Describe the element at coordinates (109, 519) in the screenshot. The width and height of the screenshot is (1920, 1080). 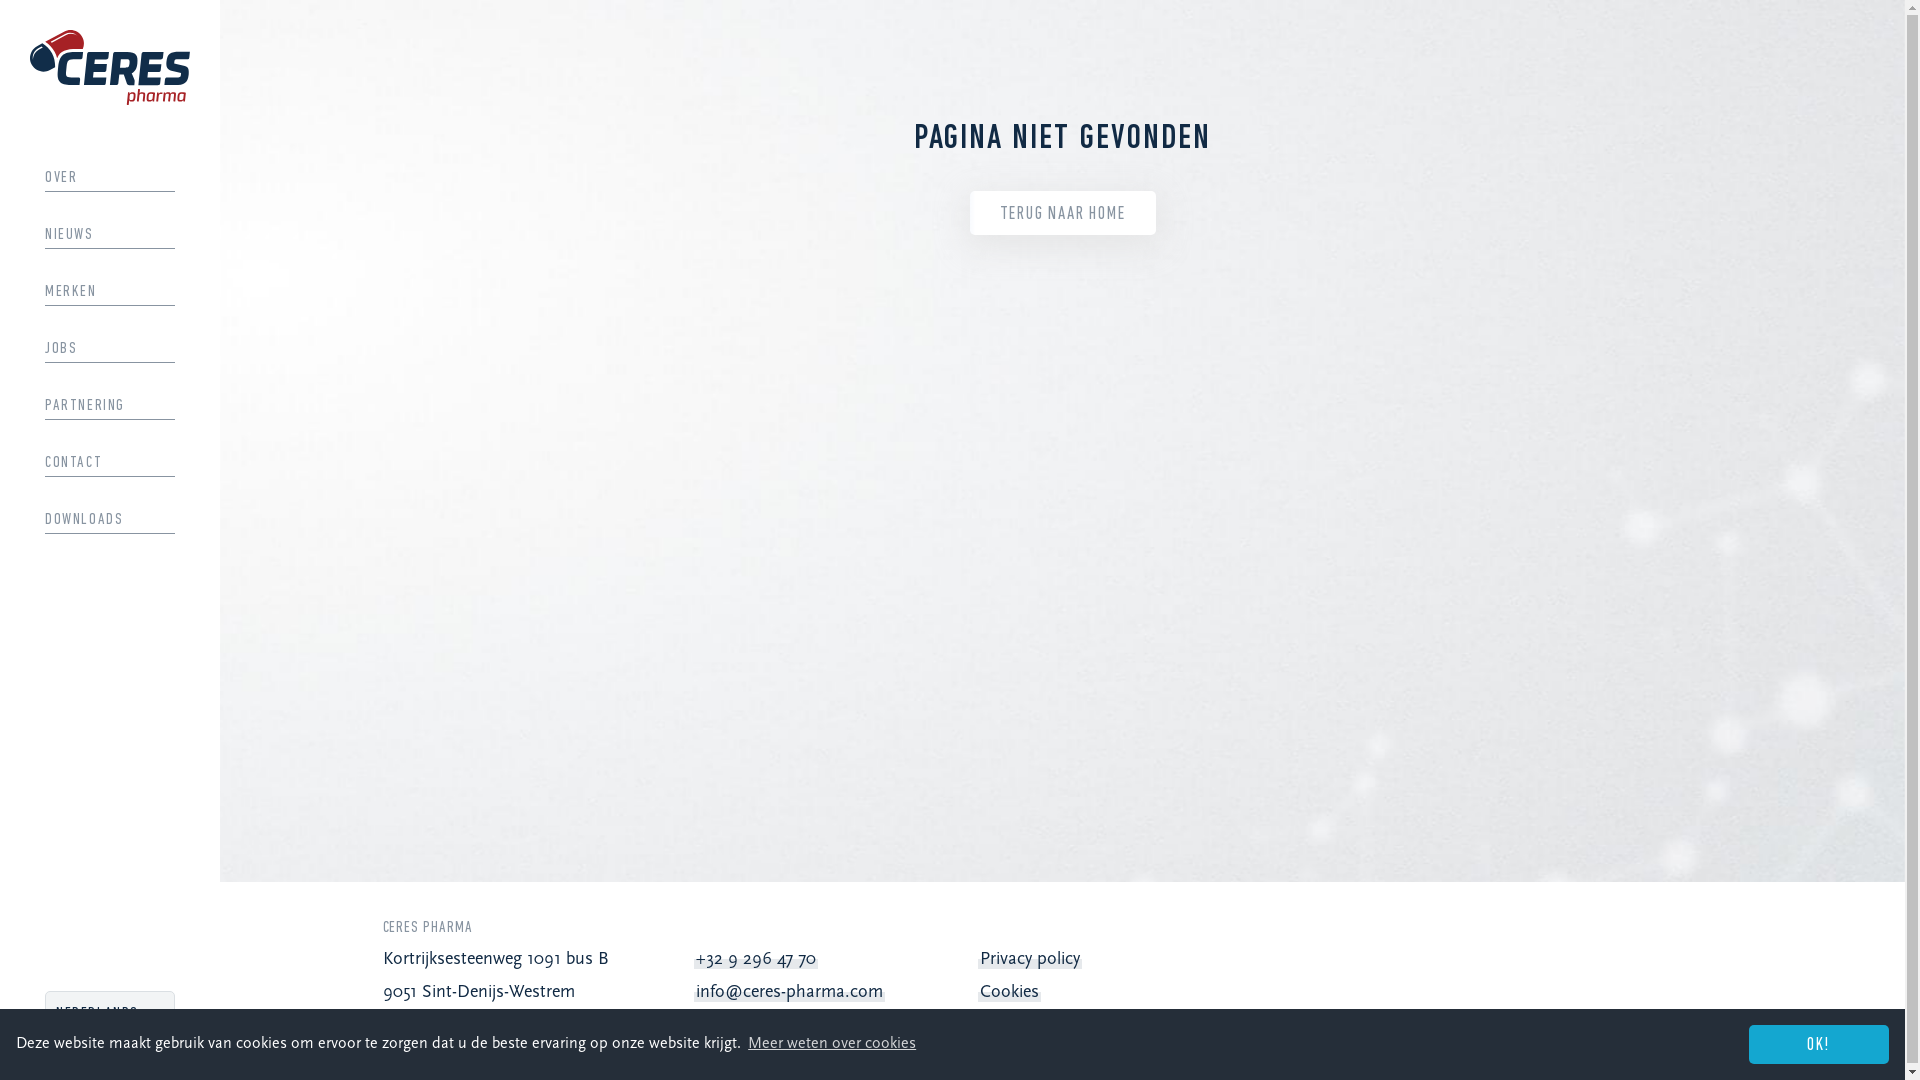
I see `'DOWNLOADS'` at that location.